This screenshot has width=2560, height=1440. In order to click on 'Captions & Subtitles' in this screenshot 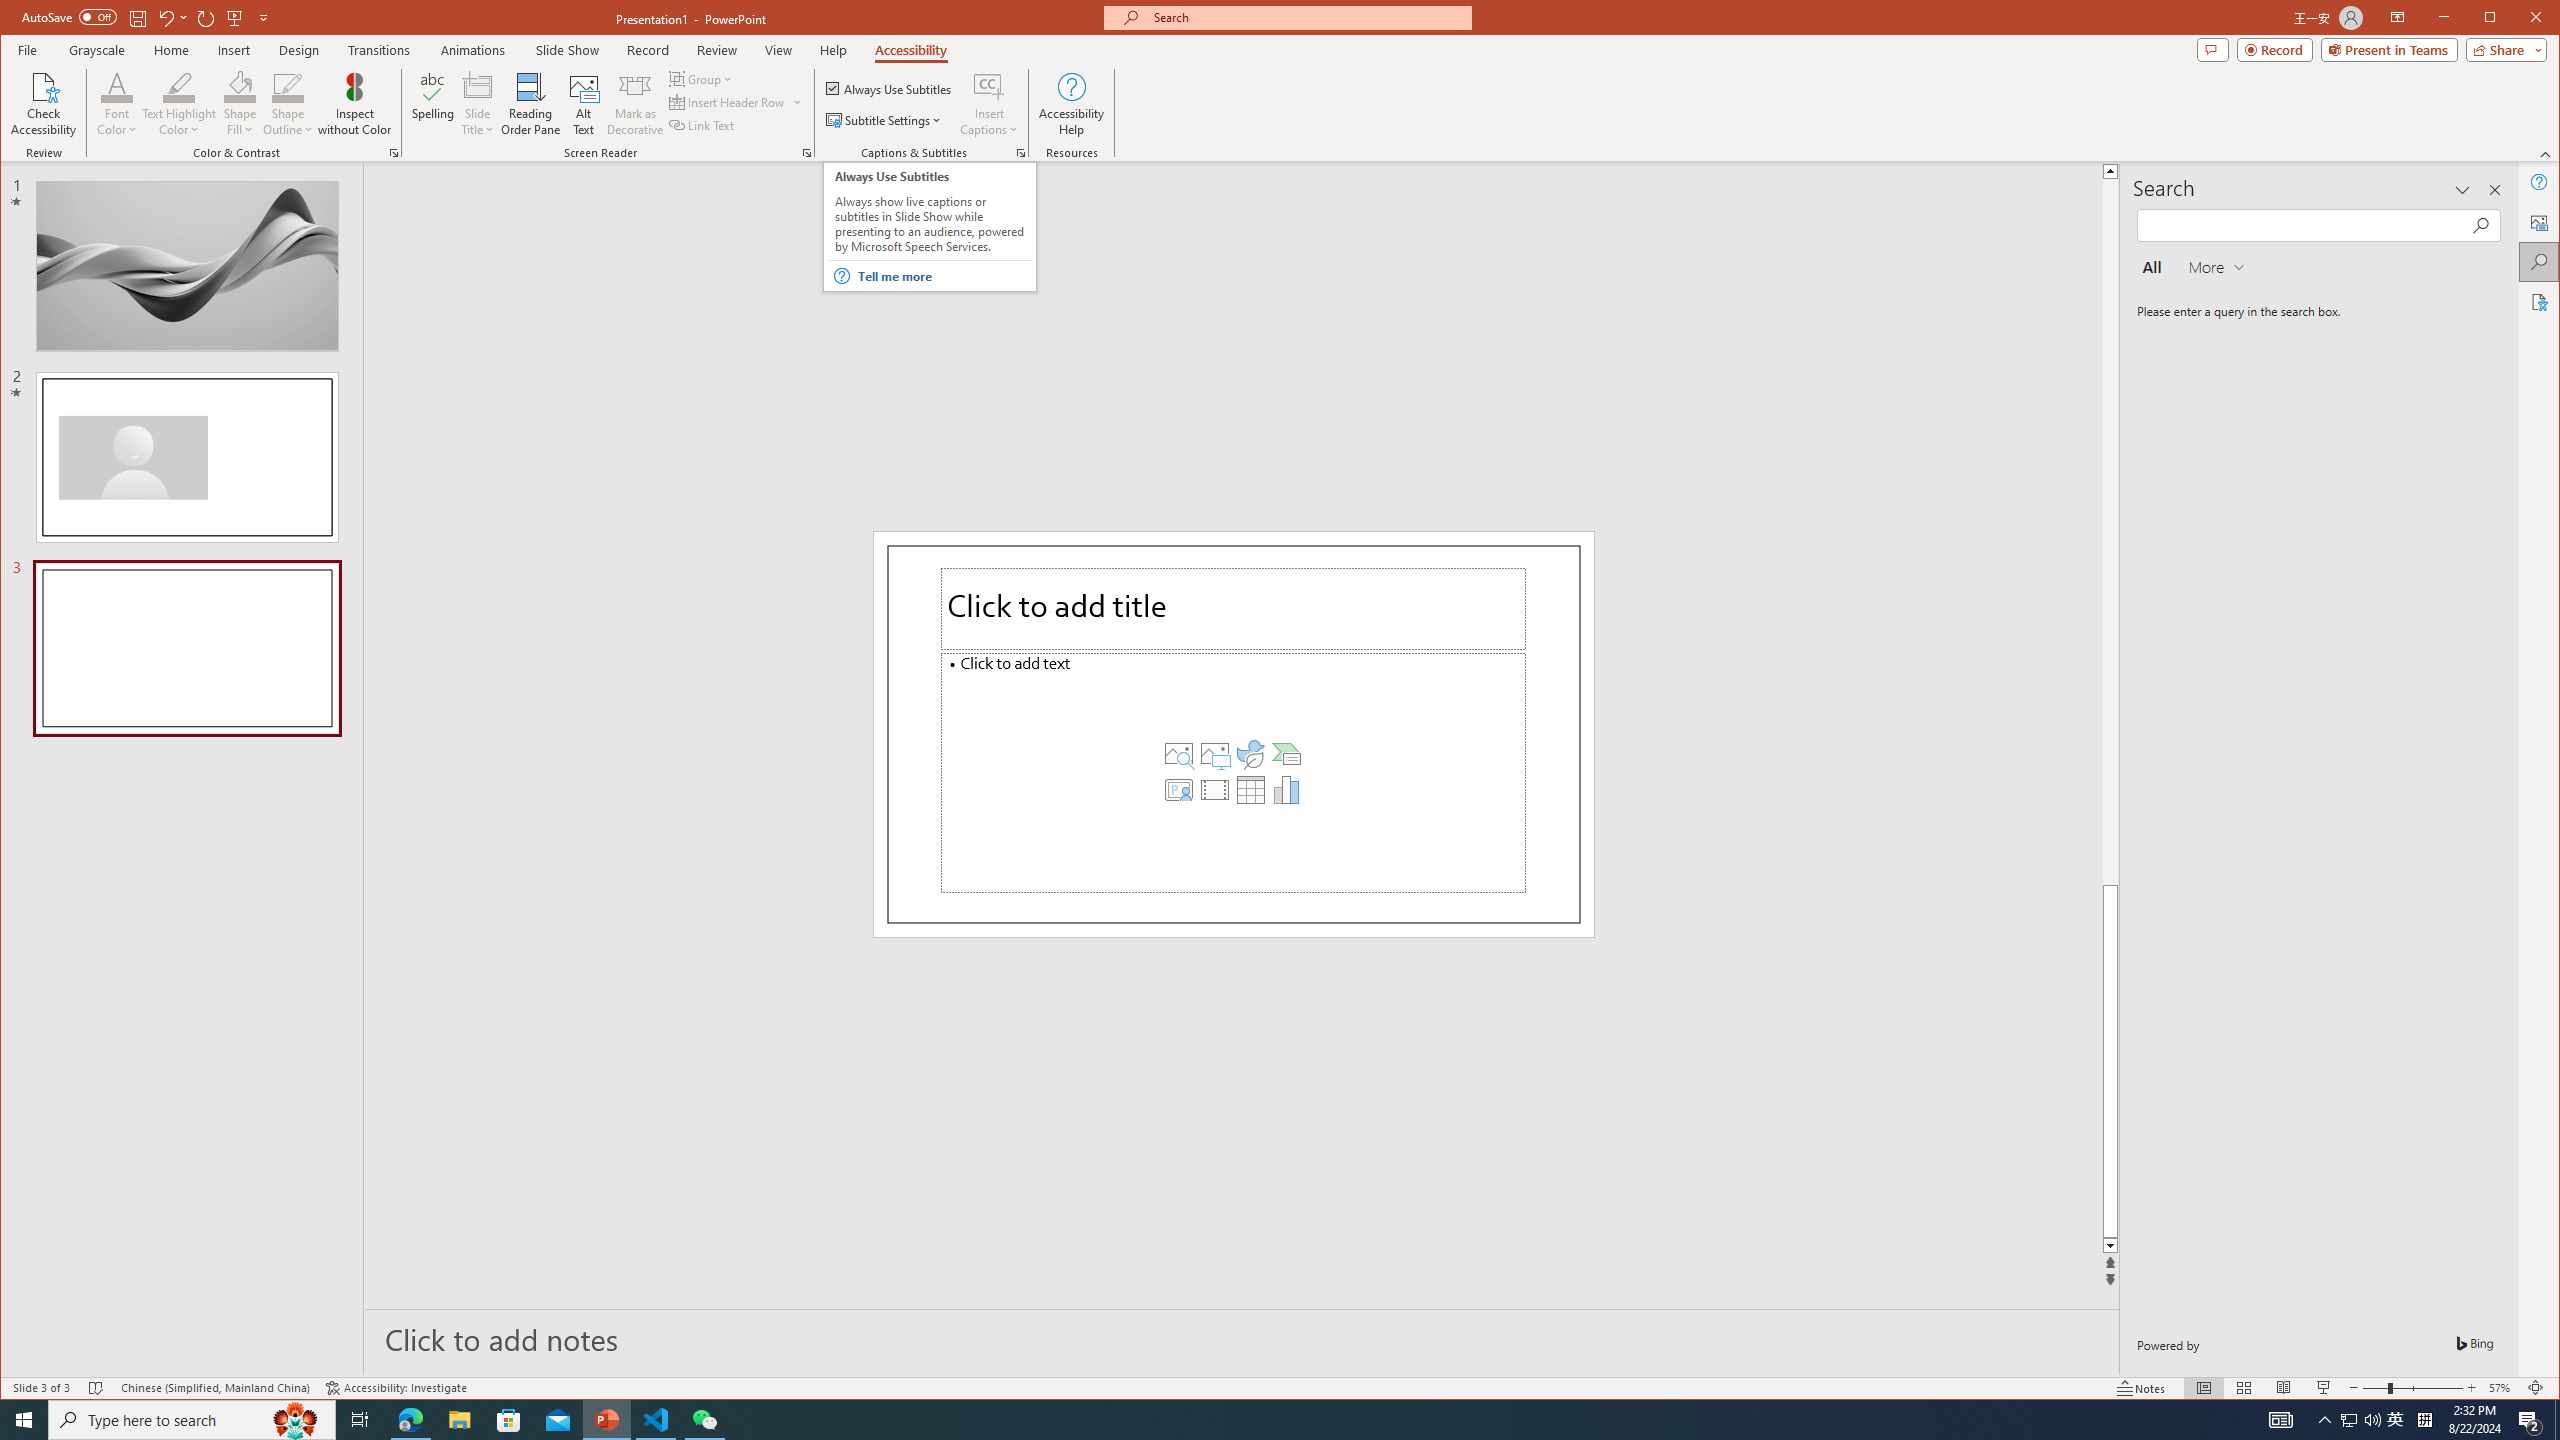, I will do `click(1020, 153)`.